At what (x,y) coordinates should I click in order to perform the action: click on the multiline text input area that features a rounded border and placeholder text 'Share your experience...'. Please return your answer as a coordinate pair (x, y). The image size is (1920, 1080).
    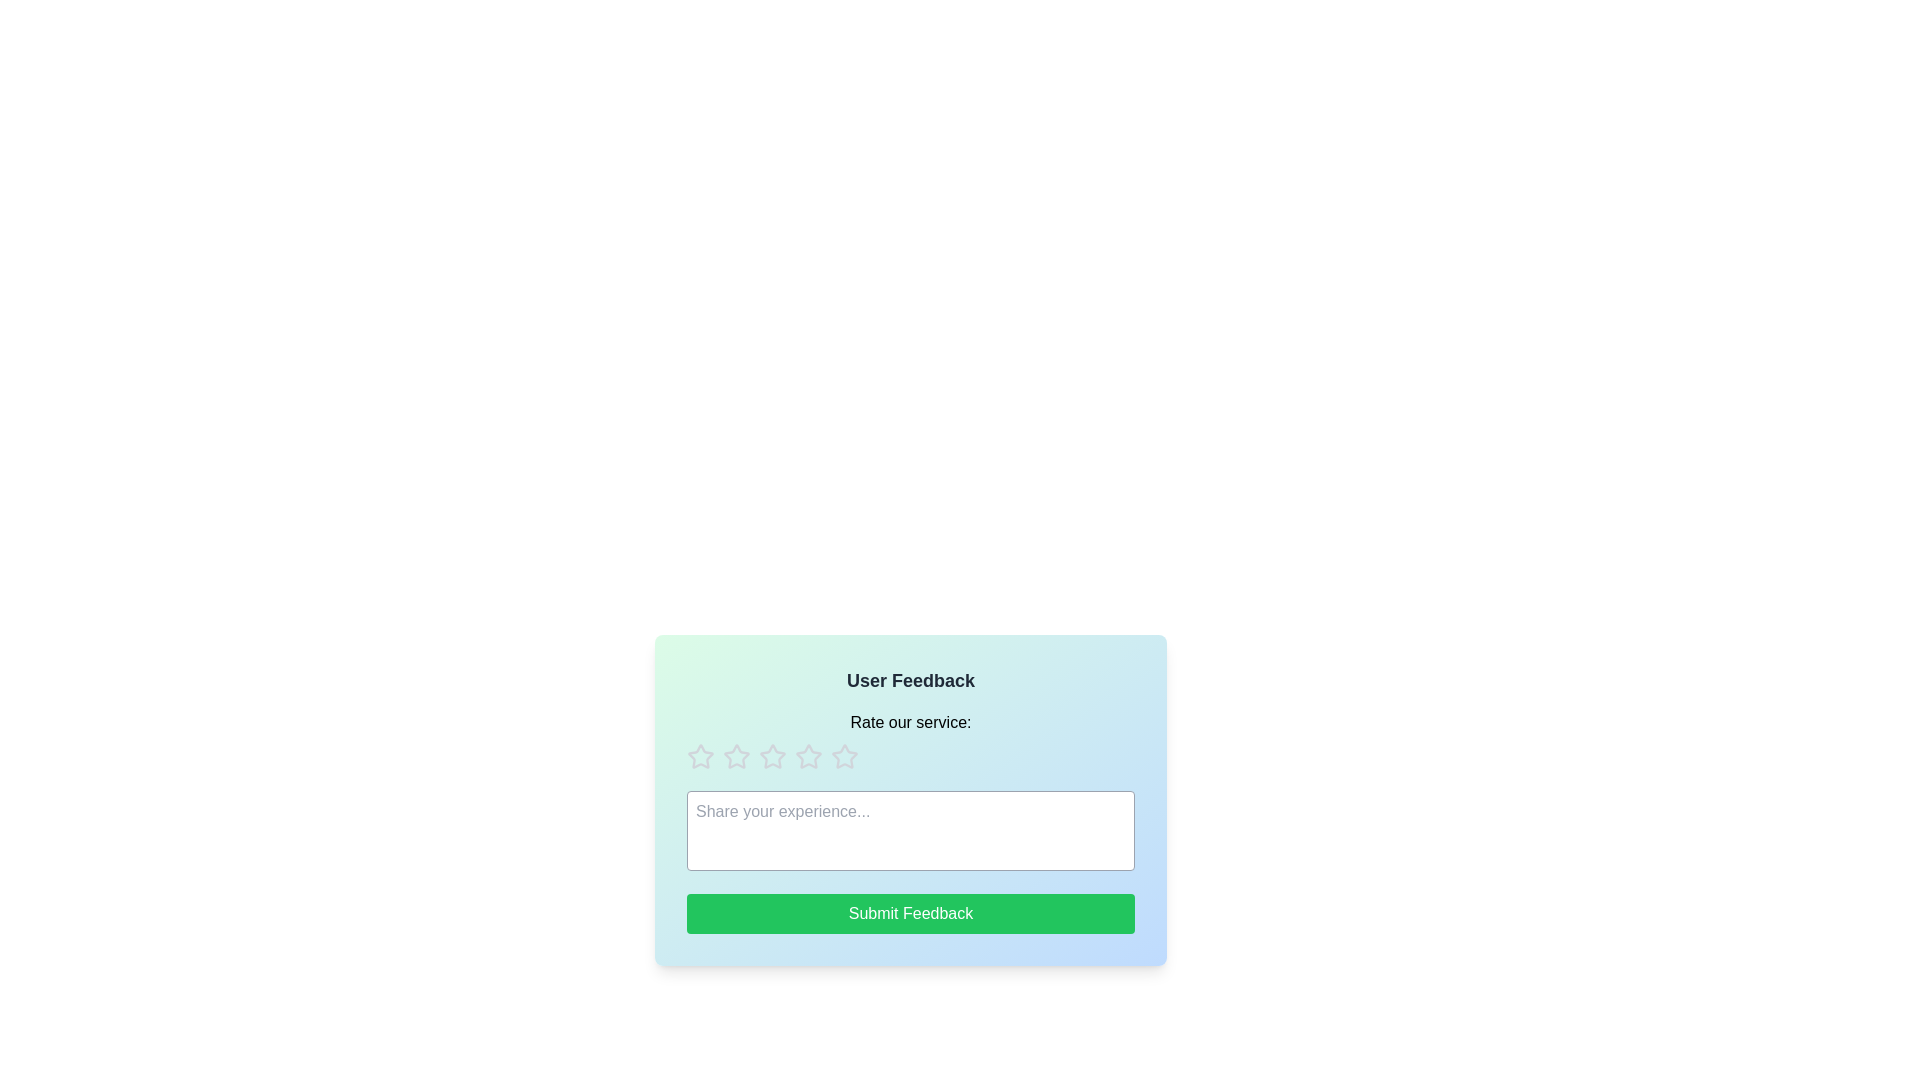
    Looking at the image, I should click on (910, 830).